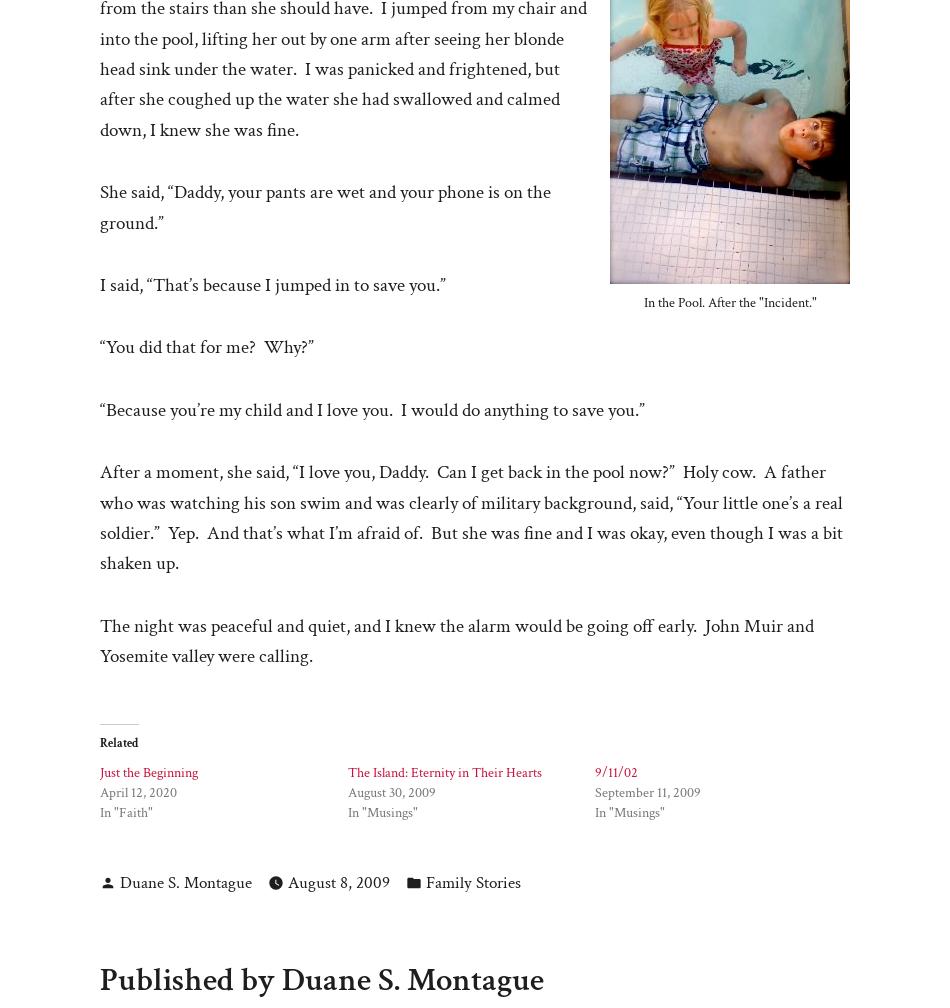 This screenshot has width=950, height=1008. I want to click on 'The night was peaceful and quiet, and I knew the alarm would be going off early.  John Muir and Yosemite valley were calling.', so click(456, 640).